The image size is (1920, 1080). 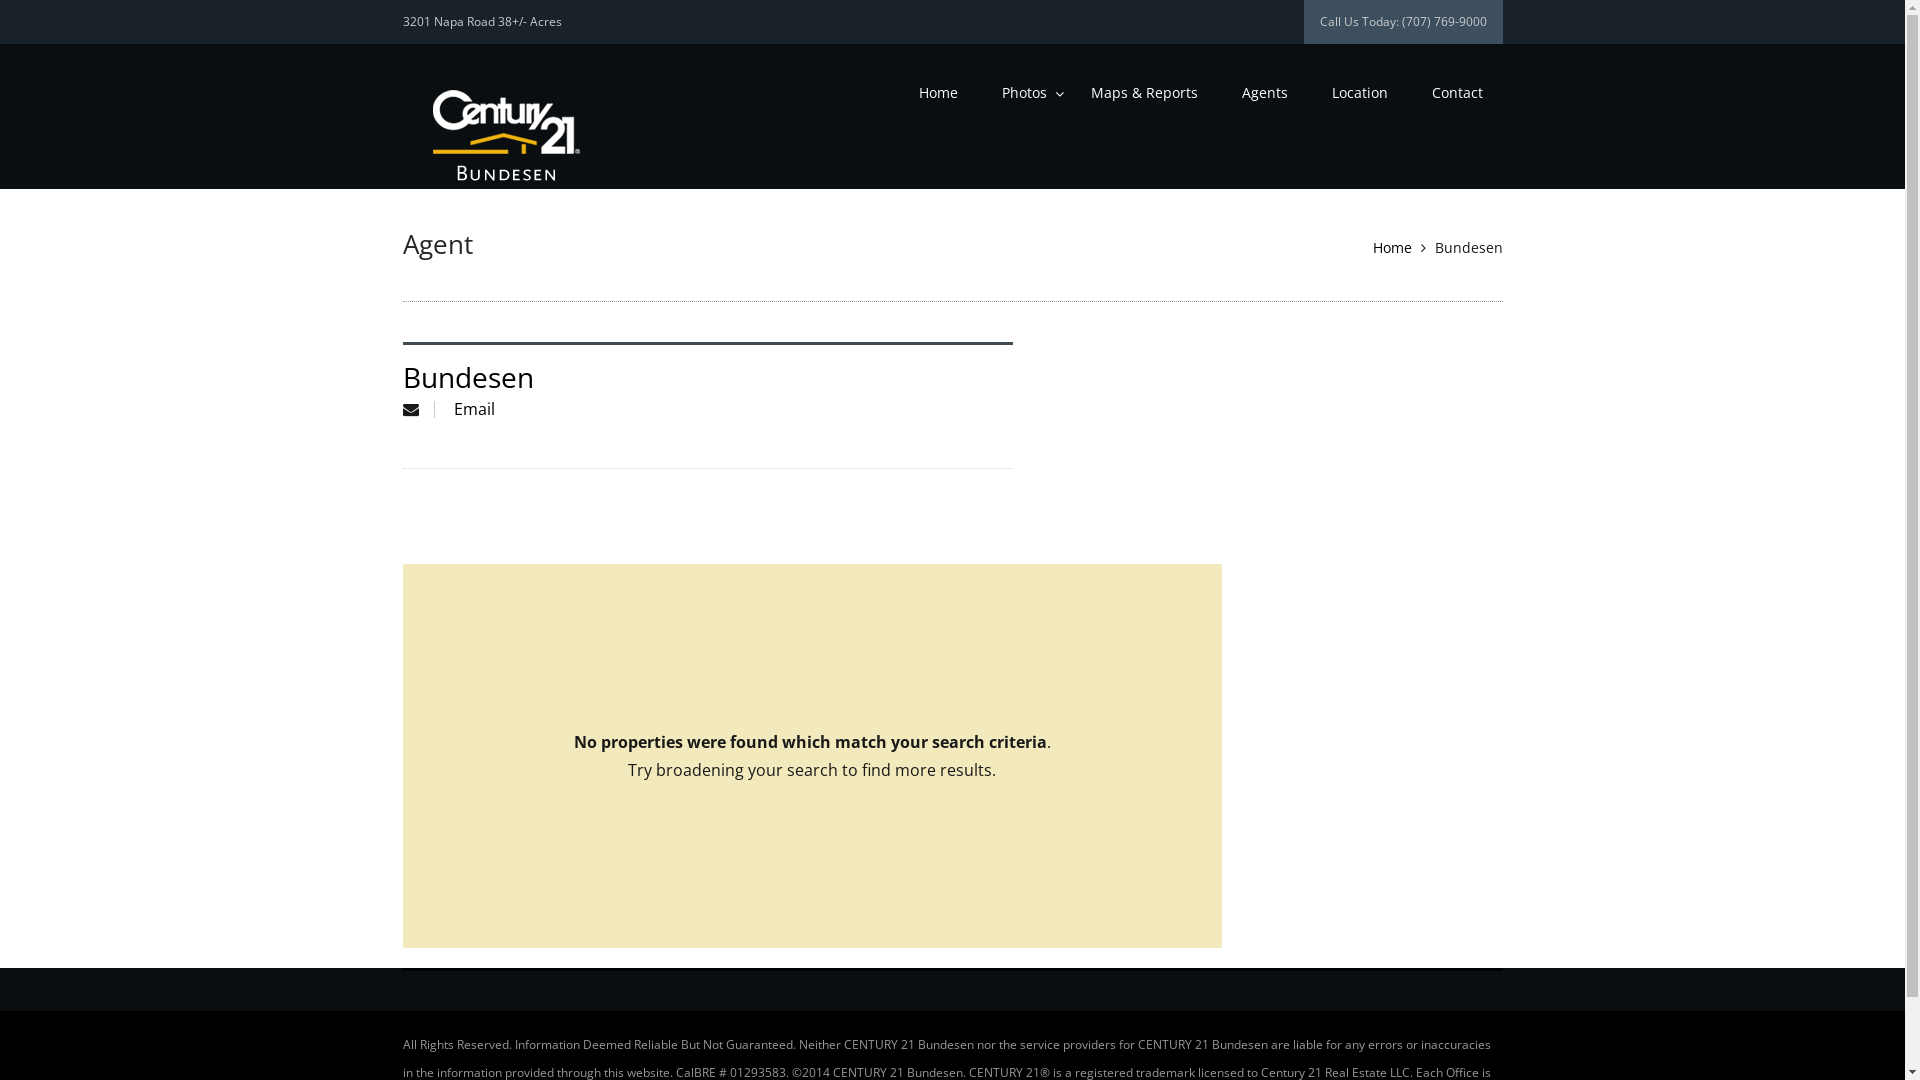 What do you see at coordinates (1143, 92) in the screenshot?
I see `'Maps & Reports'` at bounding box center [1143, 92].